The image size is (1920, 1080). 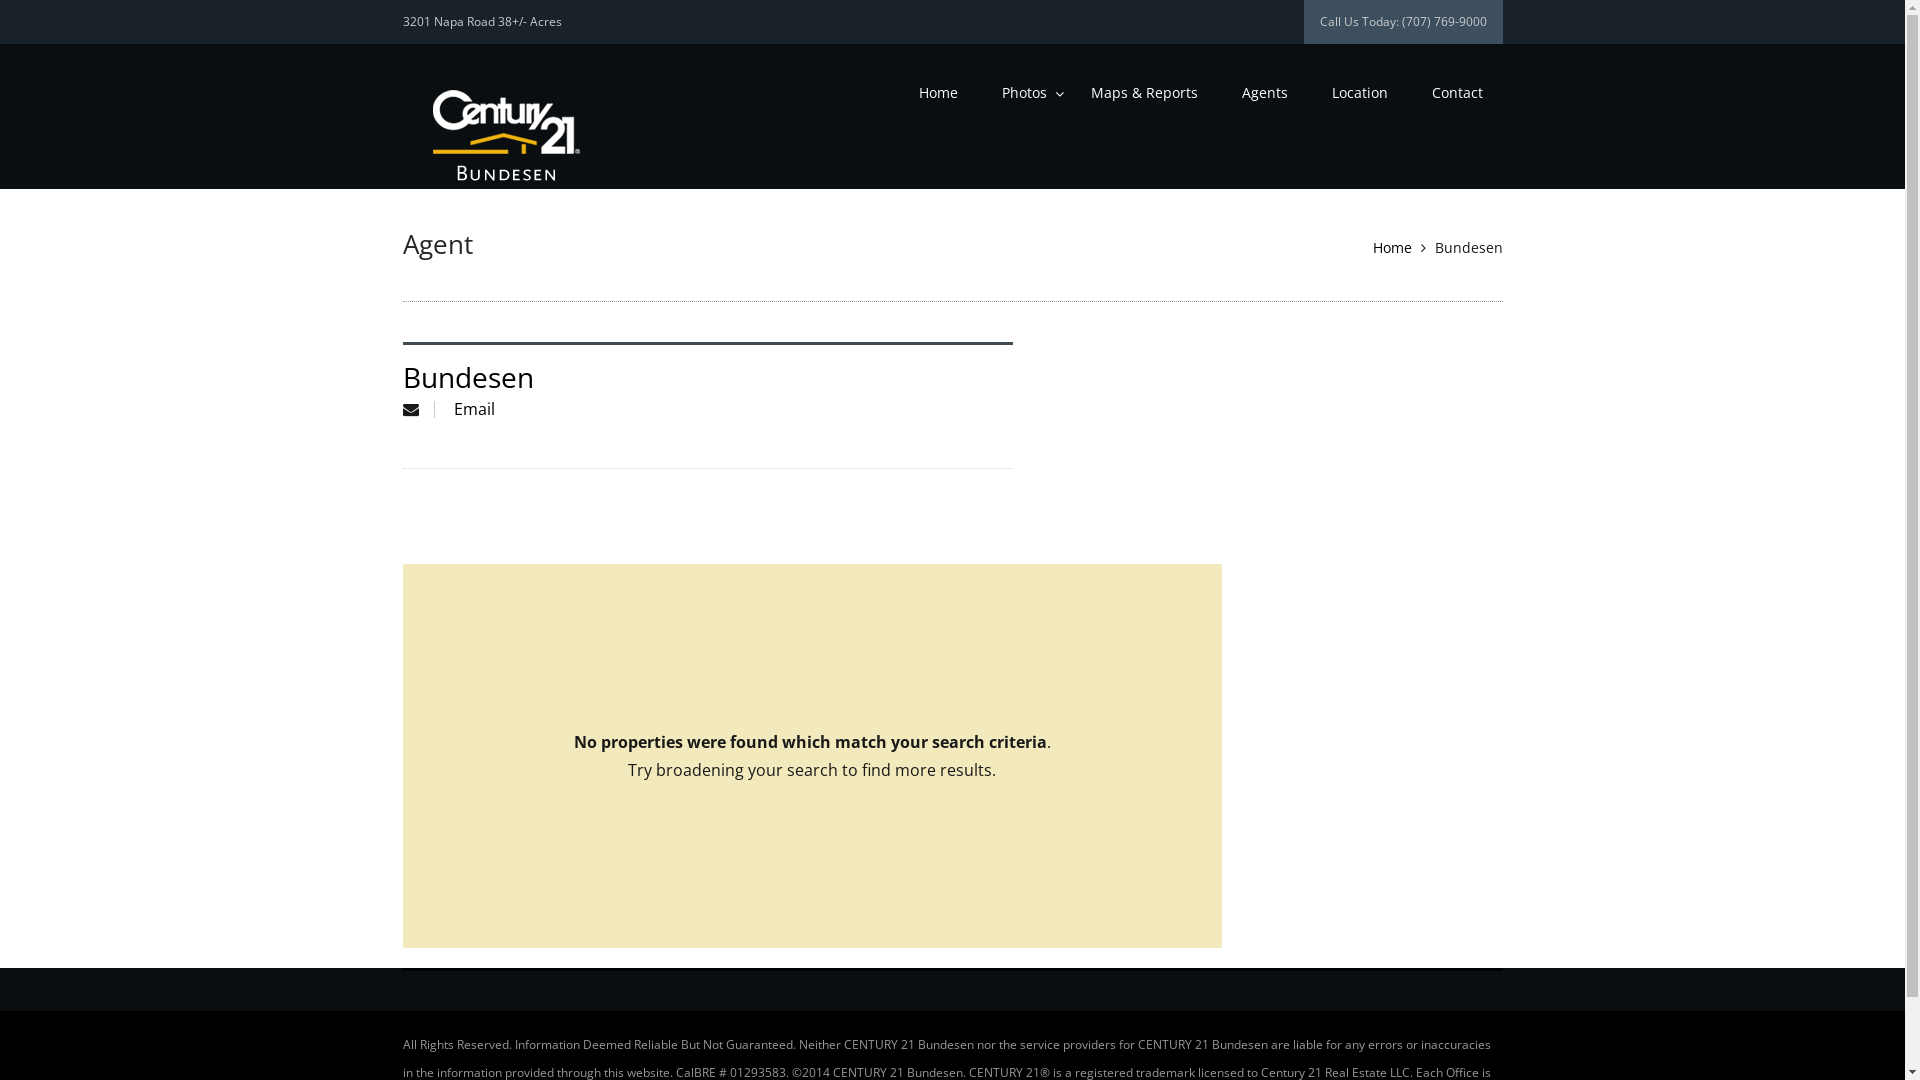 What do you see at coordinates (1143, 92) in the screenshot?
I see `'Maps & Reports'` at bounding box center [1143, 92].